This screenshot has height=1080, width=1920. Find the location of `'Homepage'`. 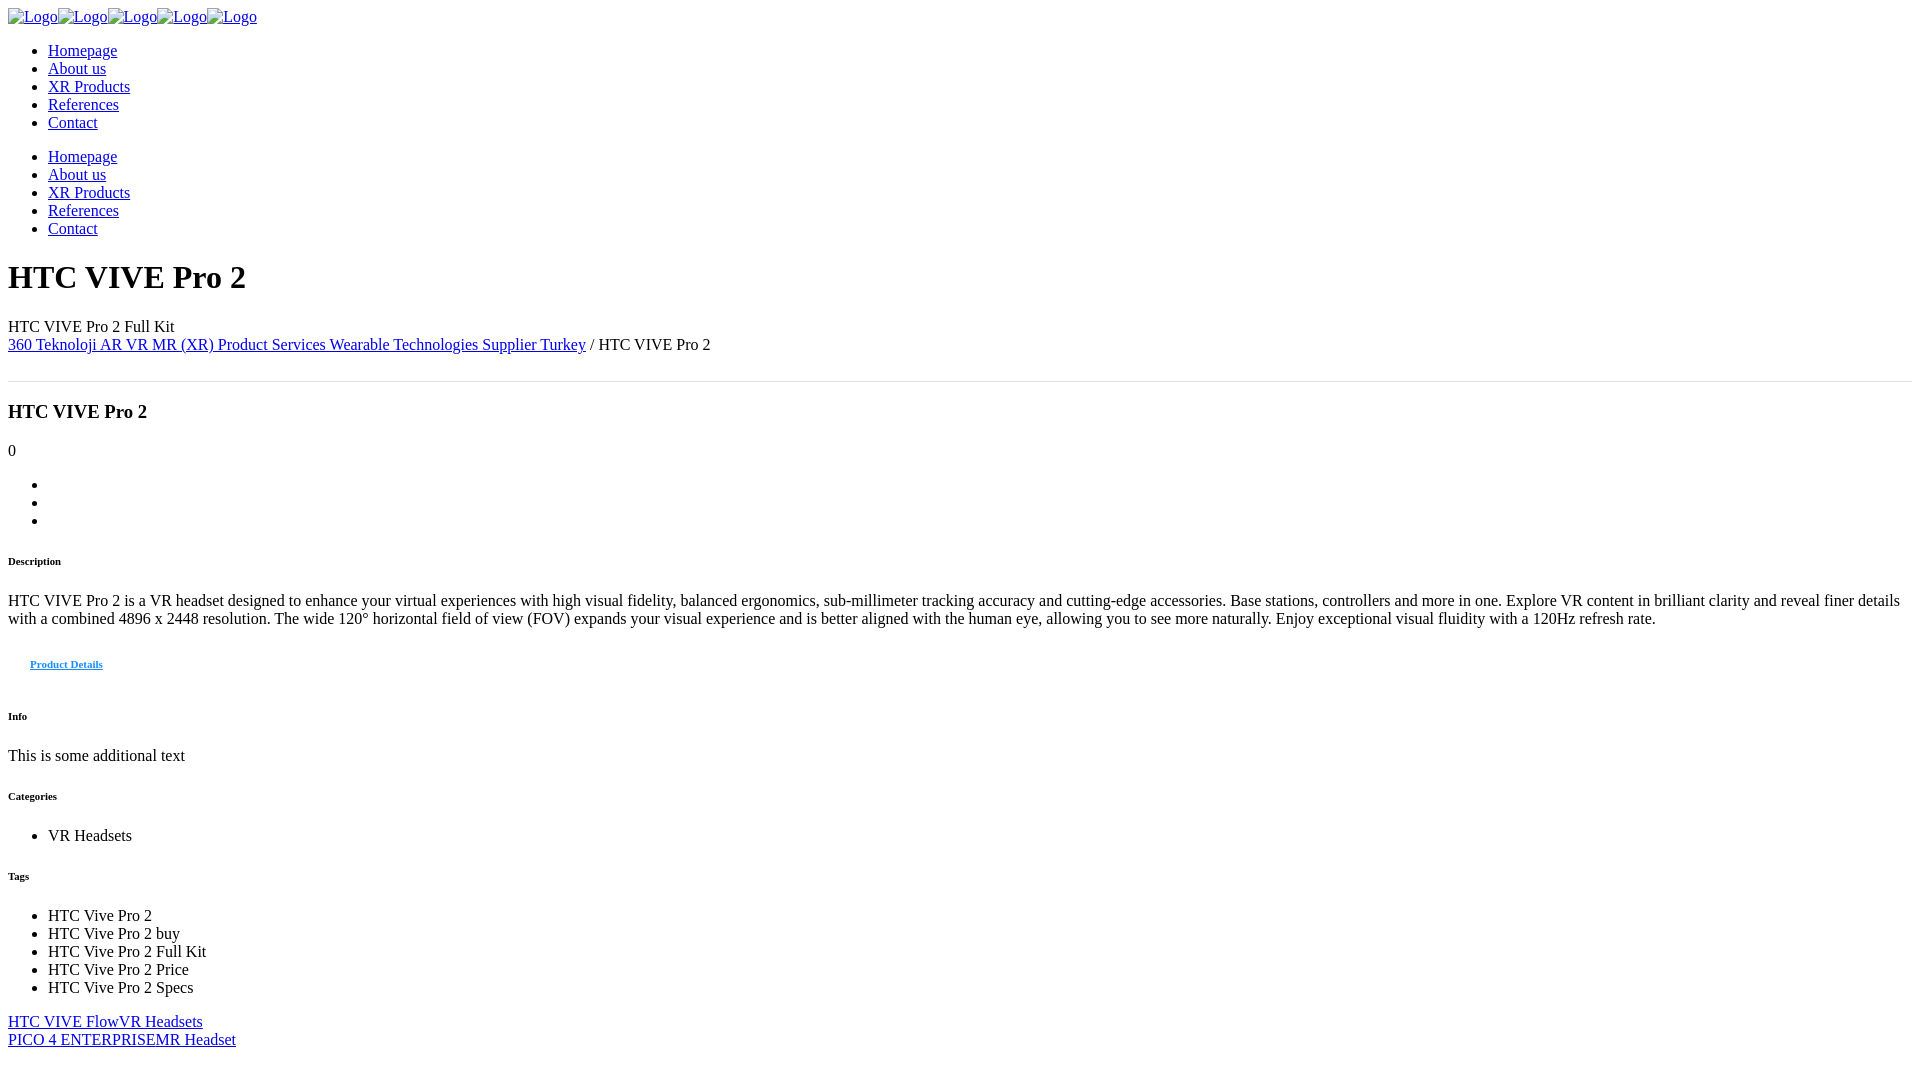

'Homepage' is located at coordinates (81, 155).